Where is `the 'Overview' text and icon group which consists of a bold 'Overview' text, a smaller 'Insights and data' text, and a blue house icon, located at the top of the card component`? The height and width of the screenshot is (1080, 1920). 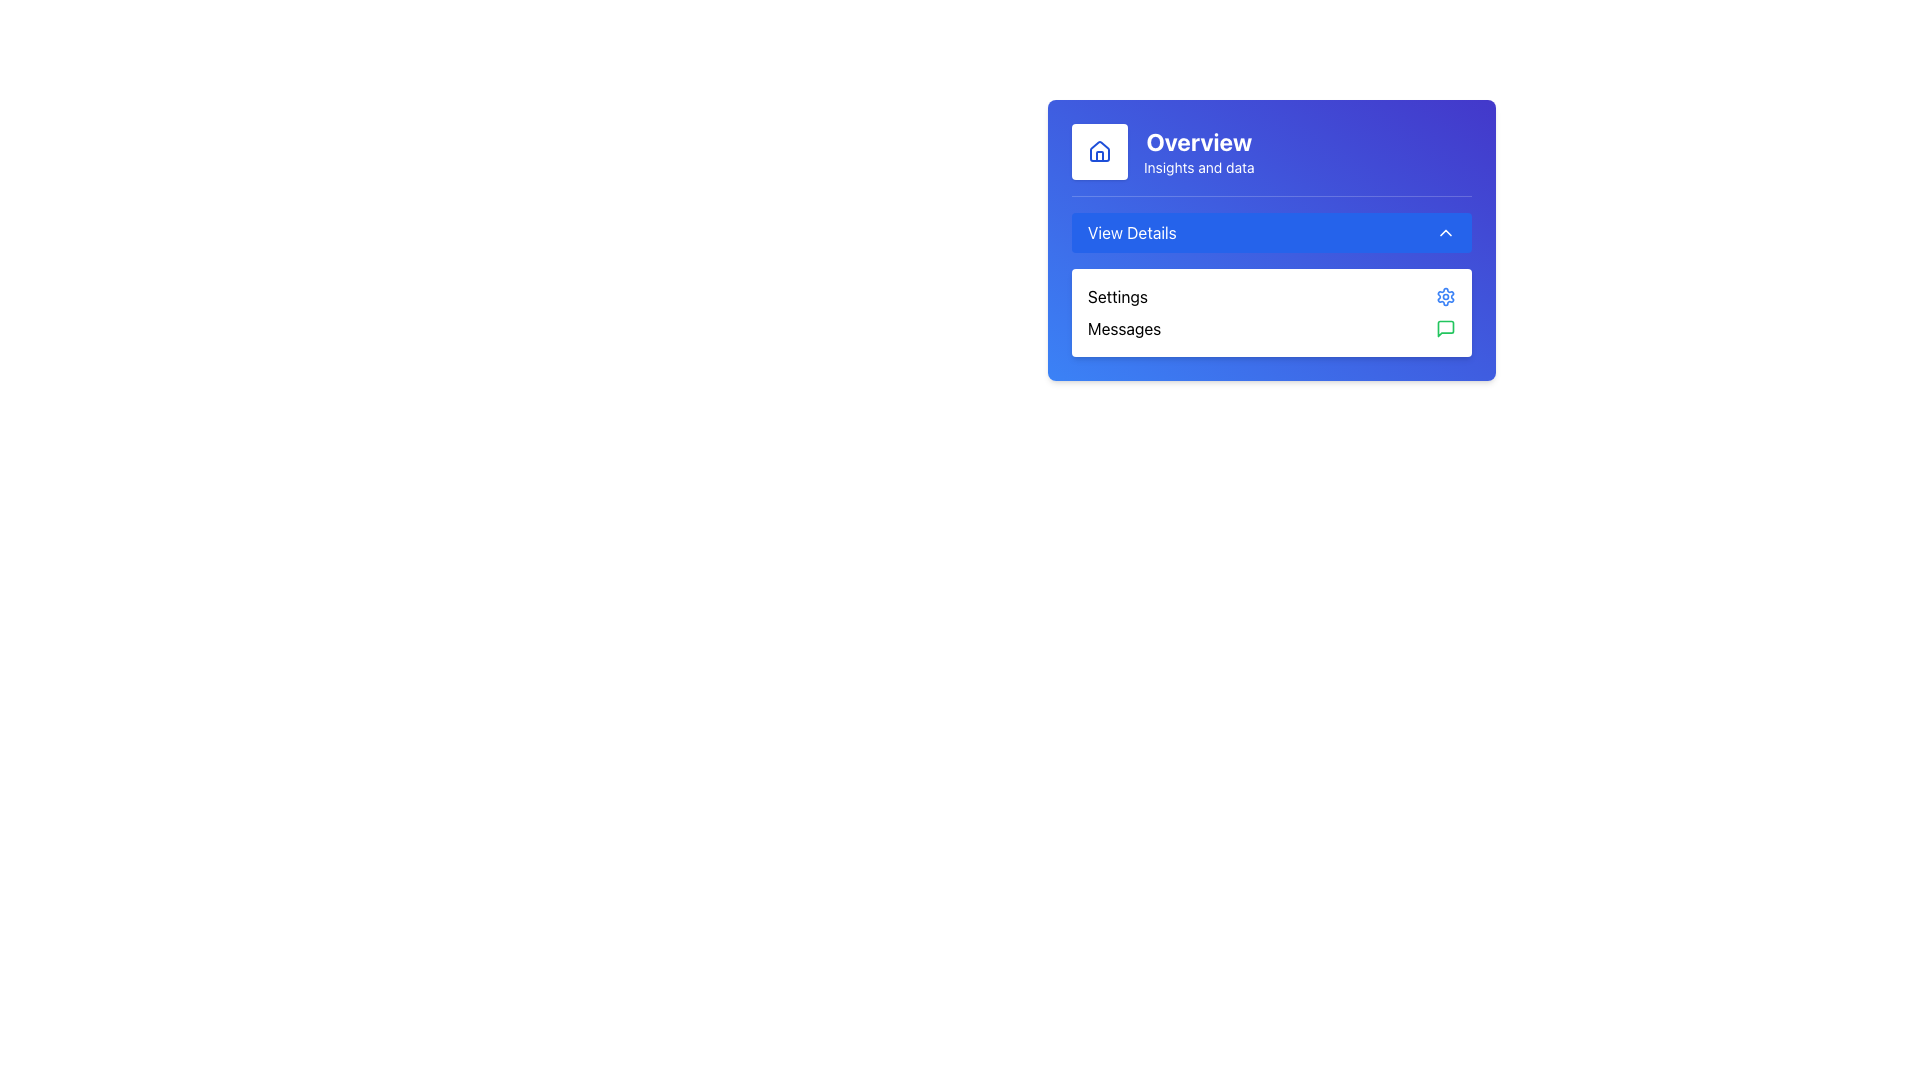 the 'Overview' text and icon group which consists of a bold 'Overview' text, a smaller 'Insights and data' text, and a blue house icon, located at the top of the card component is located at coordinates (1271, 158).